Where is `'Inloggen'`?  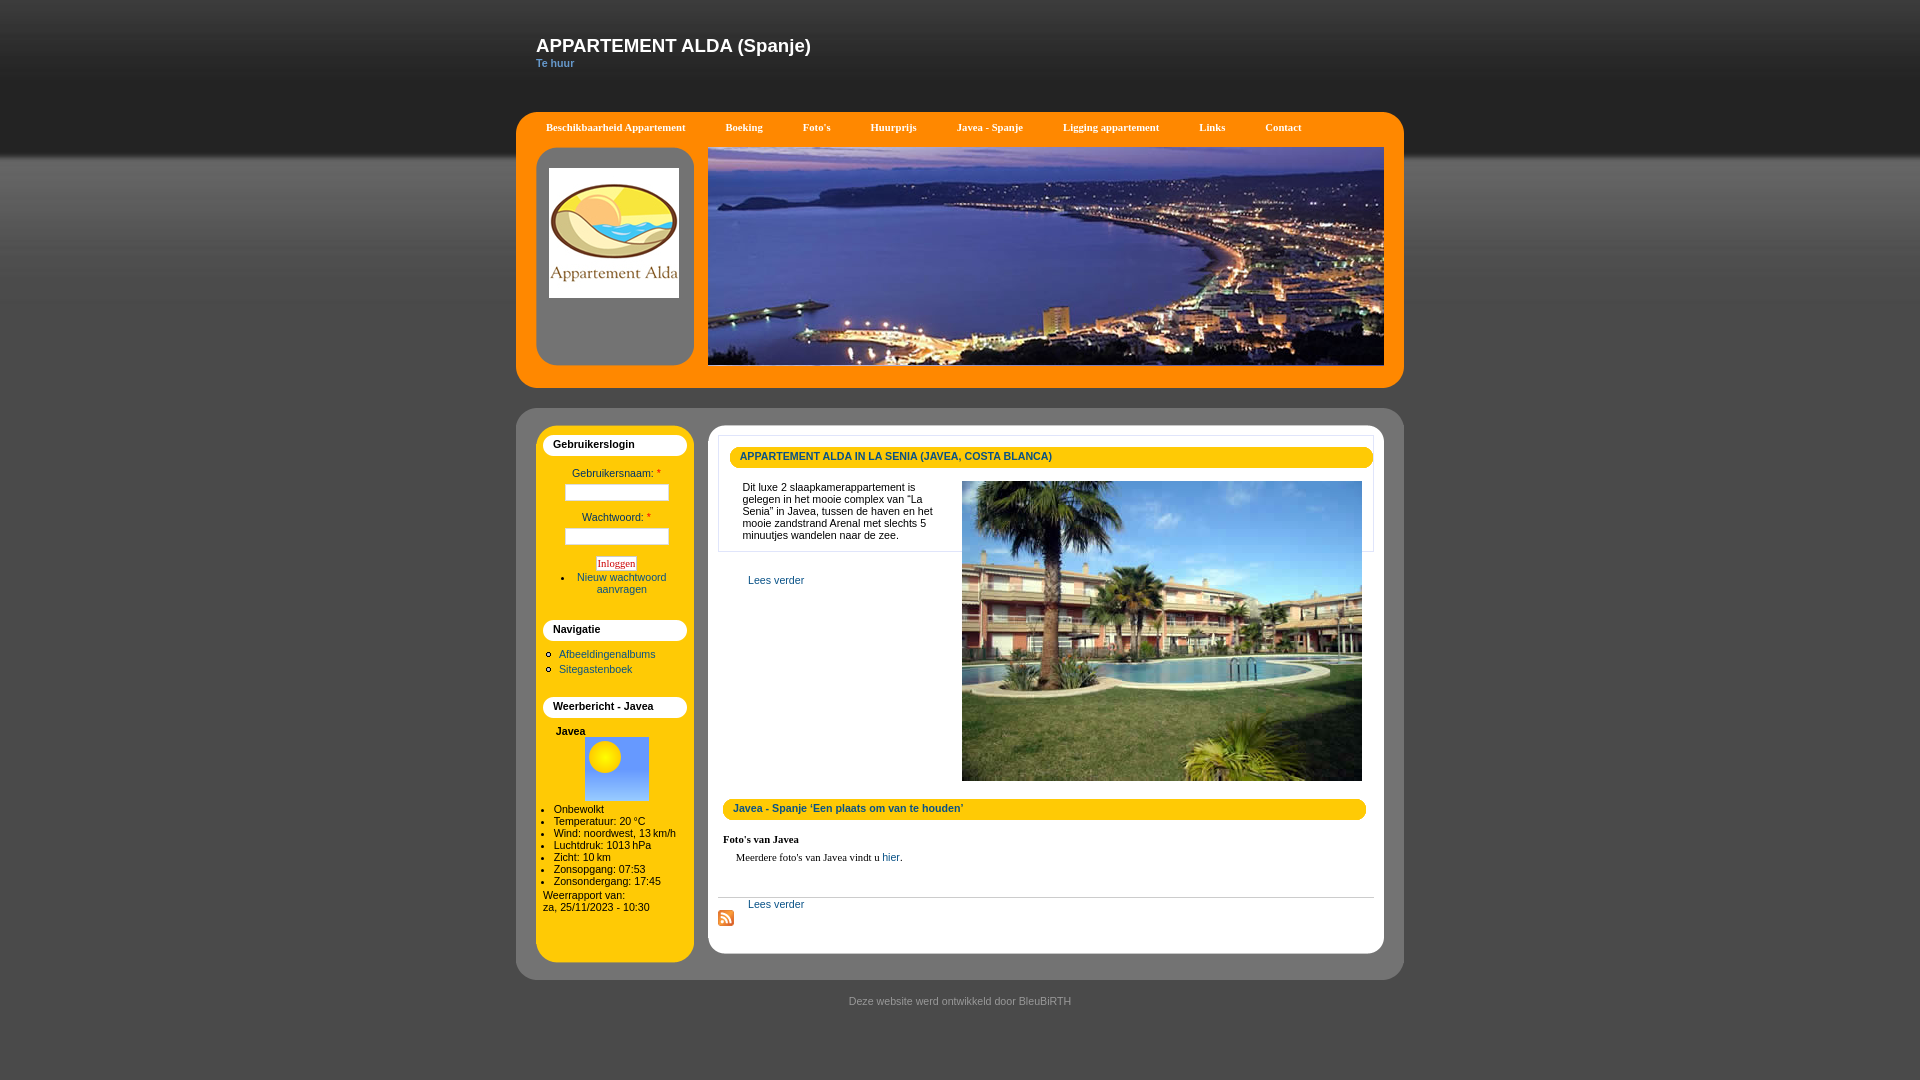 'Inloggen' is located at coordinates (616, 563).